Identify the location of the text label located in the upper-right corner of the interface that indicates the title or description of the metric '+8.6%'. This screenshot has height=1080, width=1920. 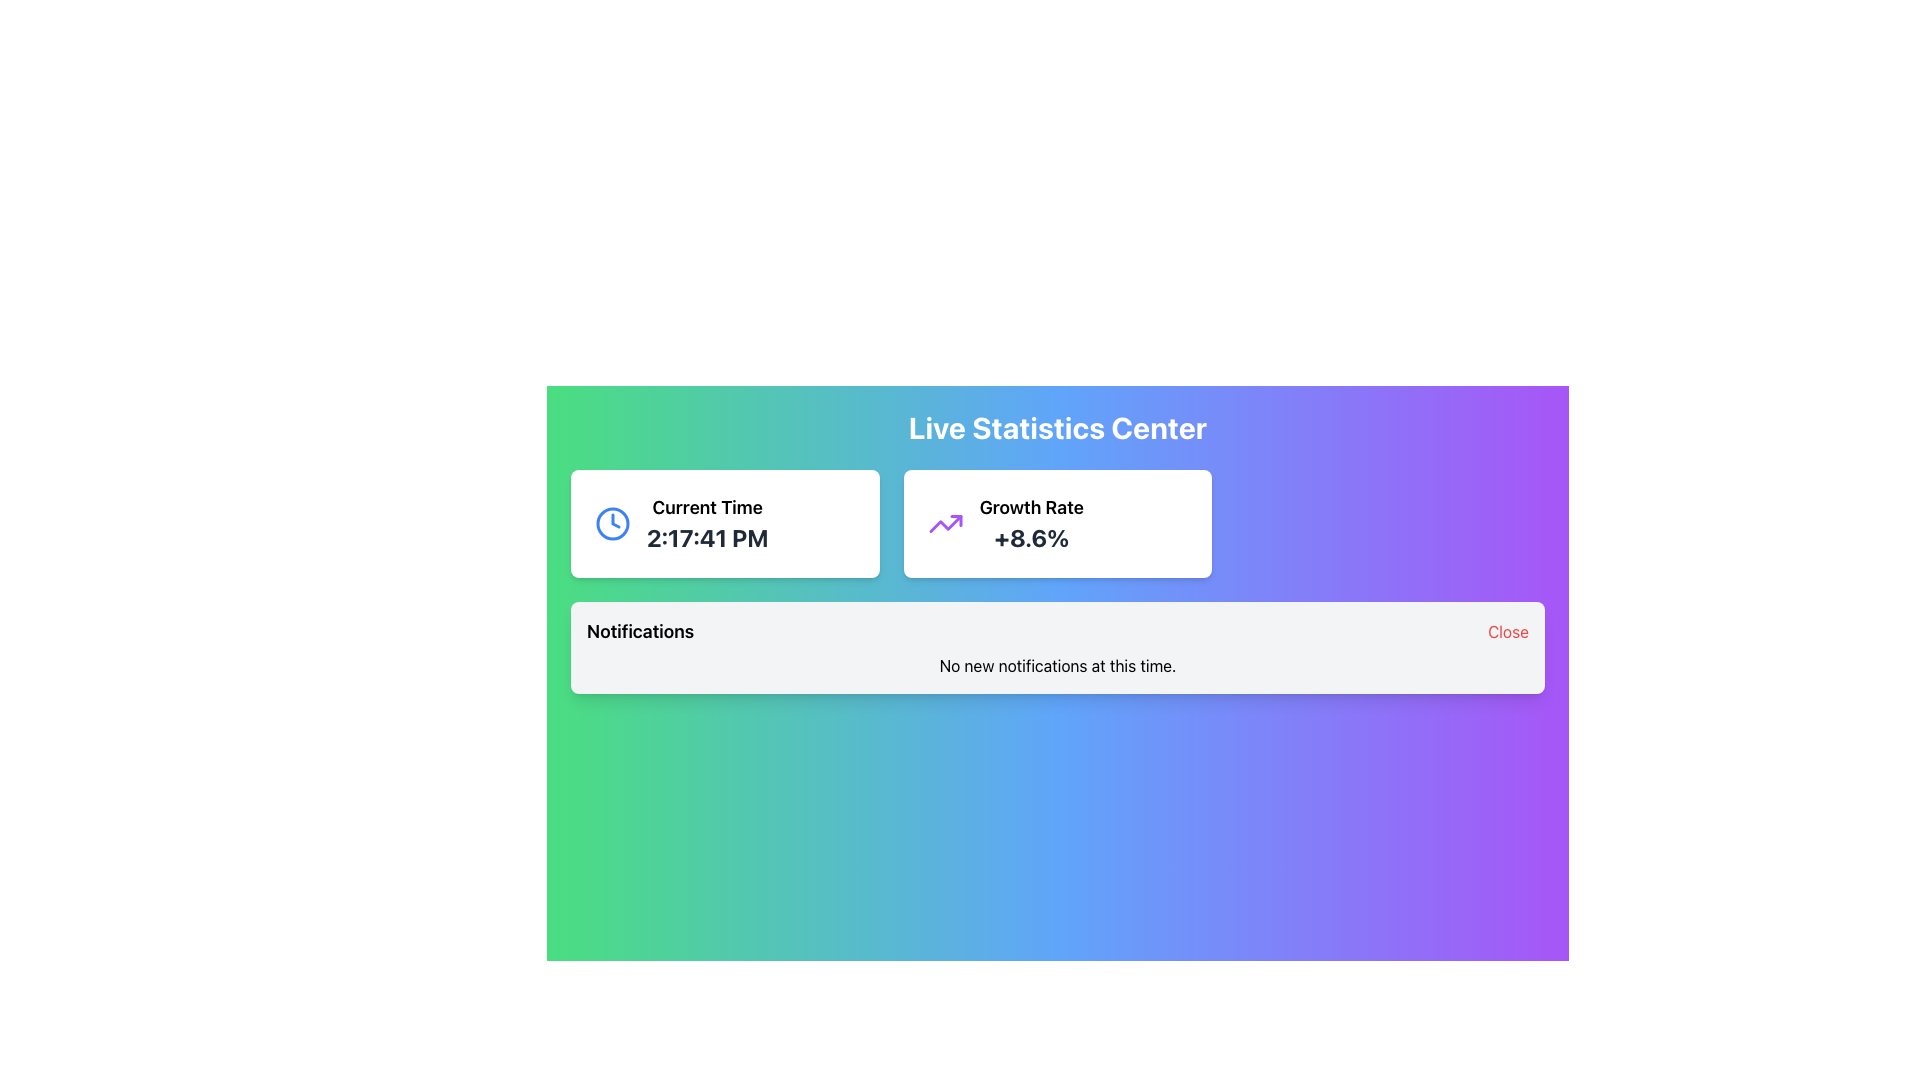
(1031, 507).